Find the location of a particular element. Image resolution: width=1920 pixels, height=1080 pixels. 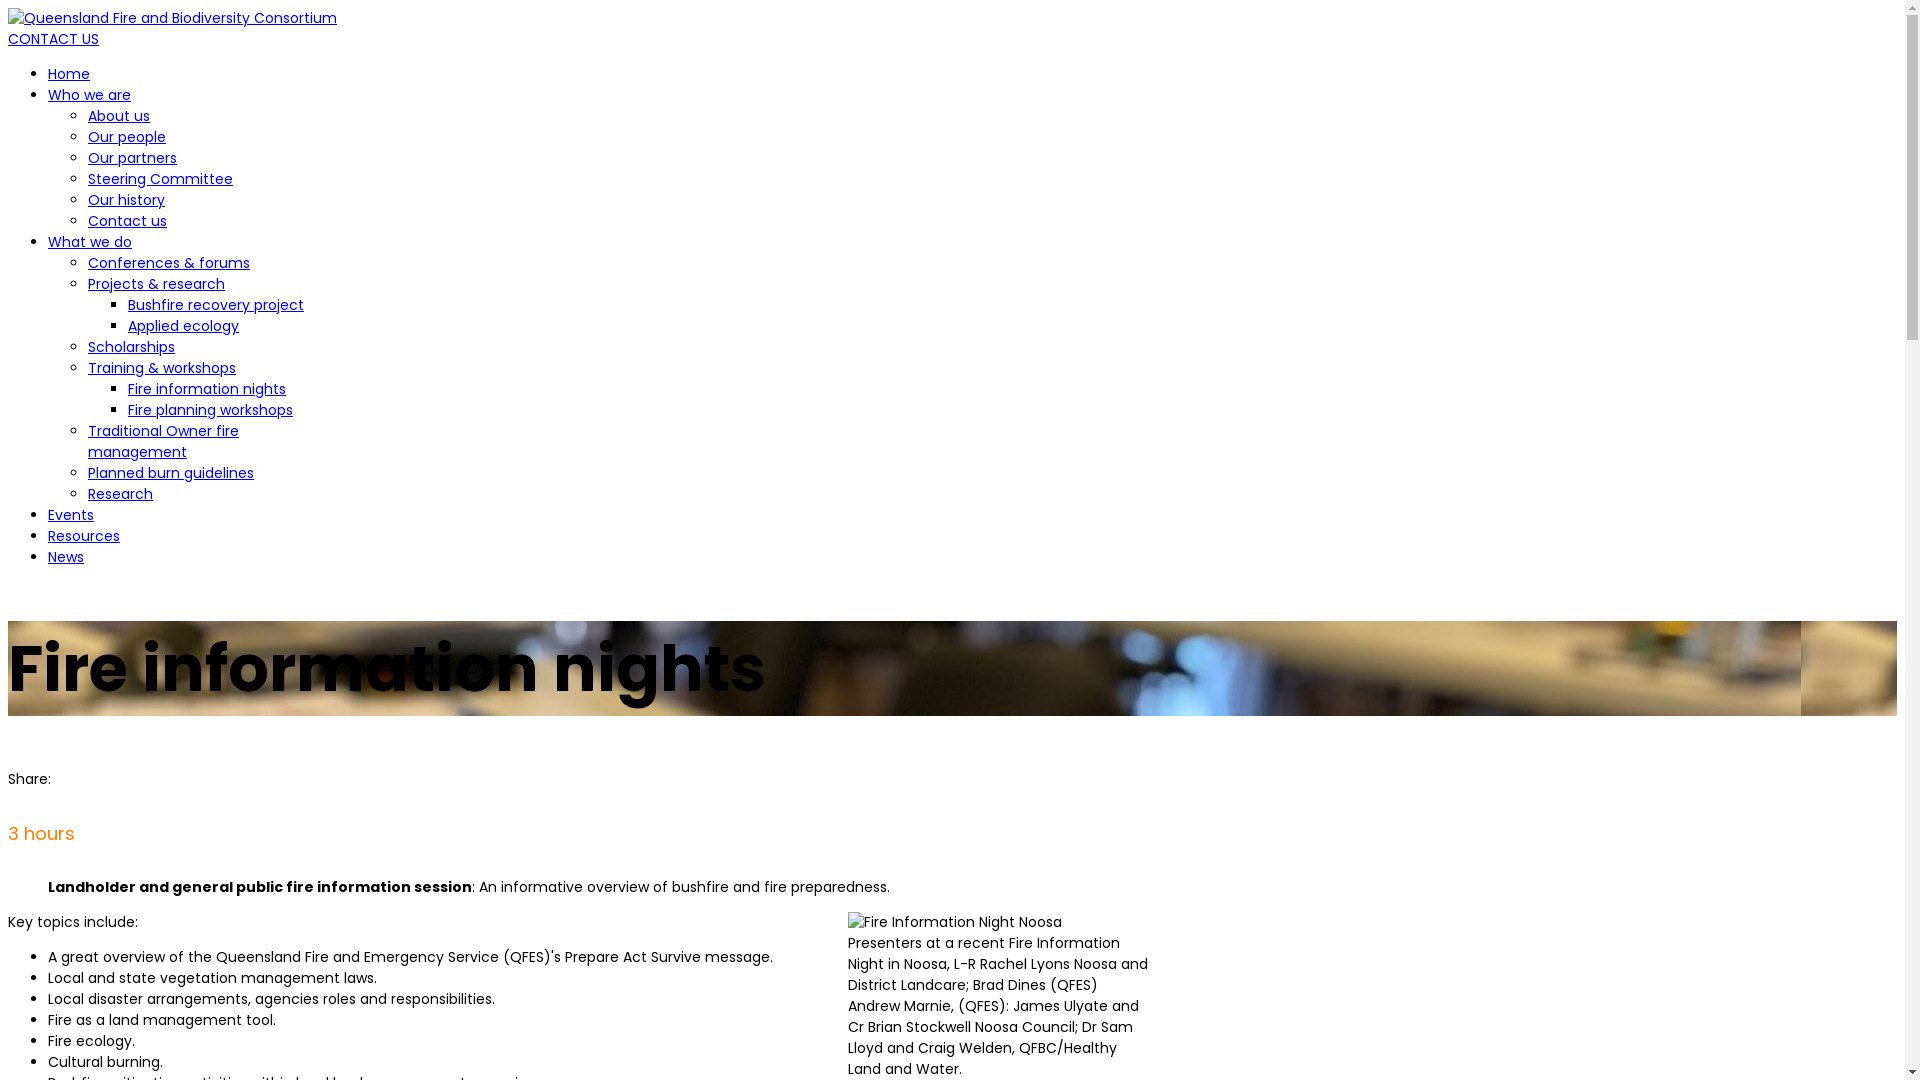

'Bushfire recovery project' is located at coordinates (216, 304).